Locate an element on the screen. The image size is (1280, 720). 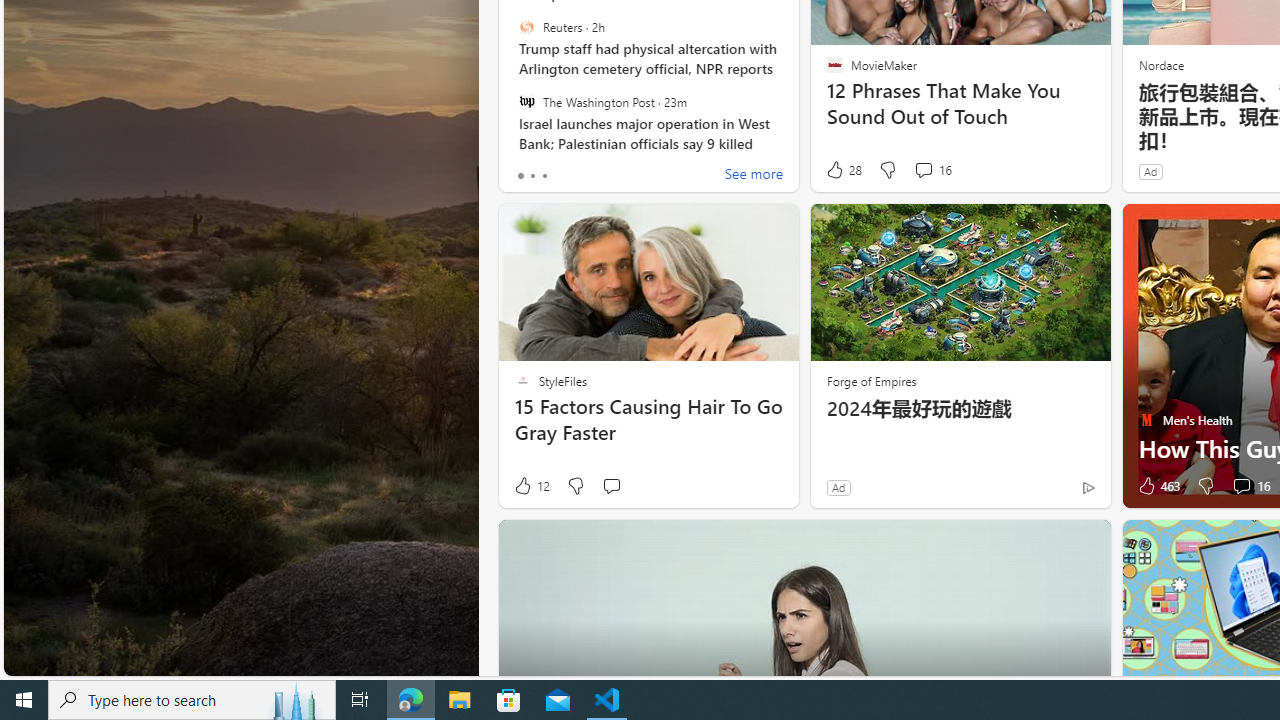
'tab-2' is located at coordinates (544, 175).